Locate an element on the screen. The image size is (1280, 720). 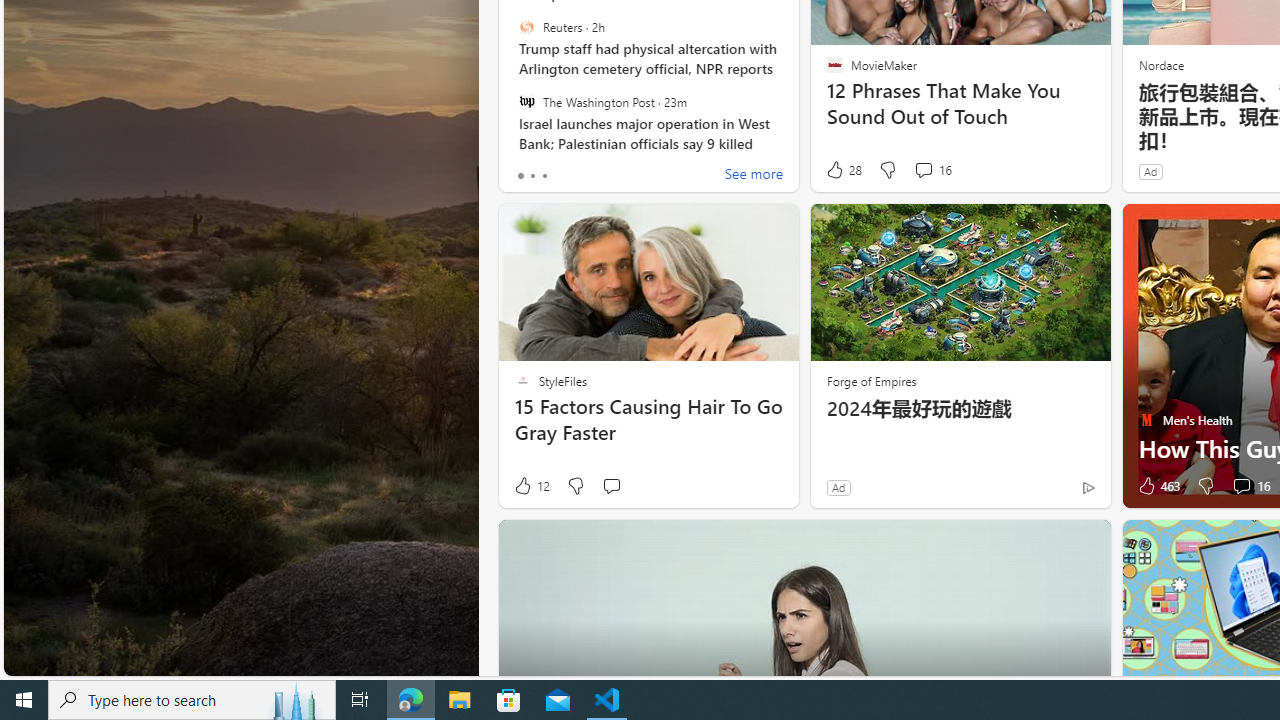
'tab-2' is located at coordinates (544, 175).